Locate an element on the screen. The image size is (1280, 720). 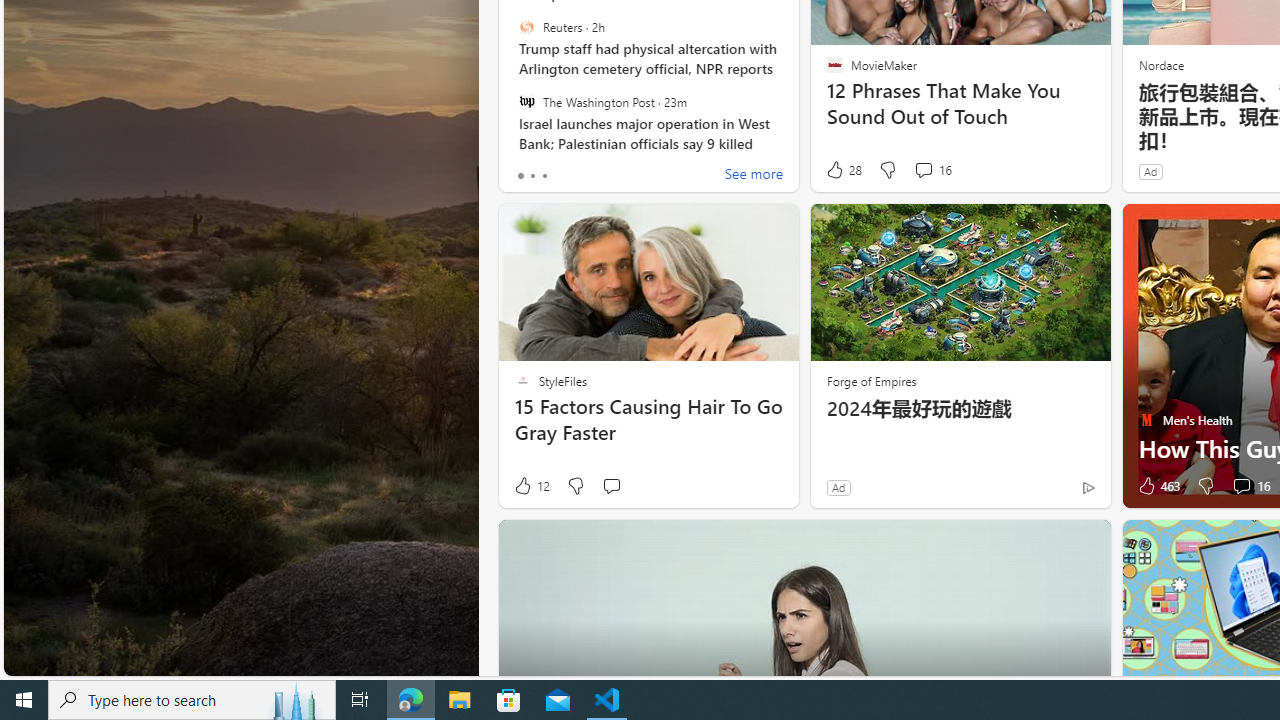
'tab-2' is located at coordinates (544, 175).